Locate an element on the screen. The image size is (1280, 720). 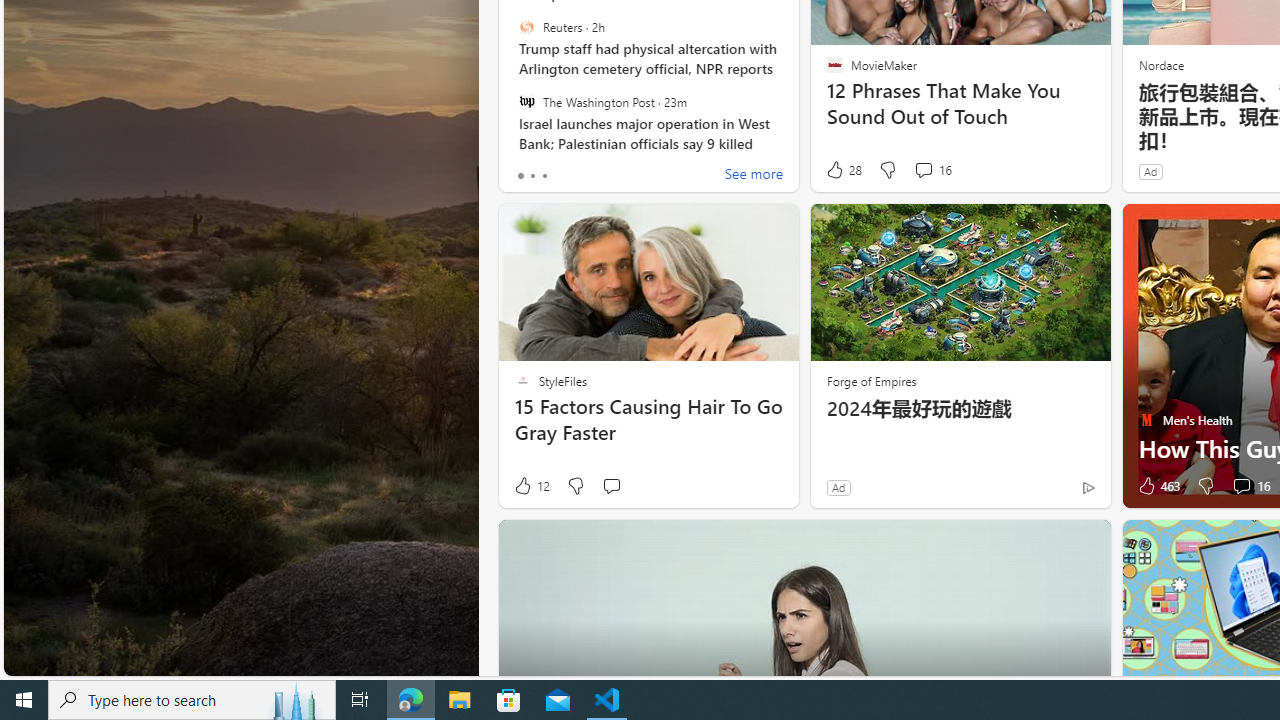
'tab-2' is located at coordinates (544, 175).